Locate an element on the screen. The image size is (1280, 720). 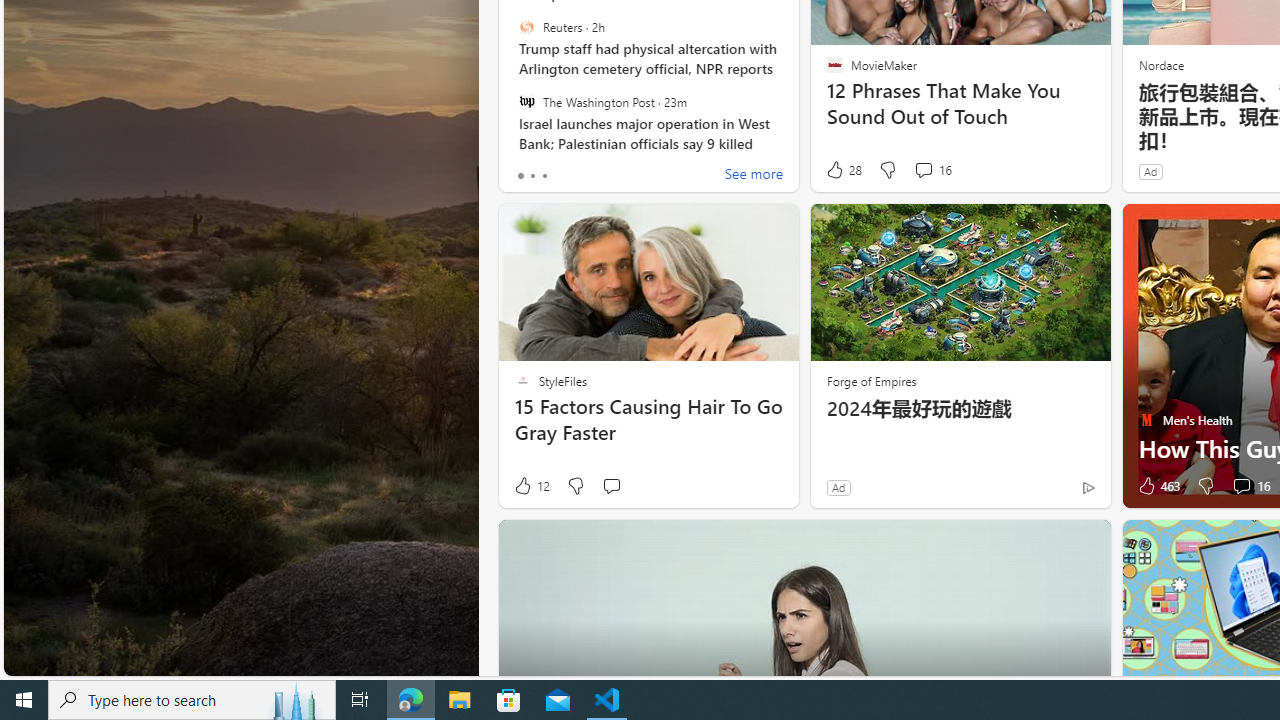
'tab-2' is located at coordinates (544, 175).